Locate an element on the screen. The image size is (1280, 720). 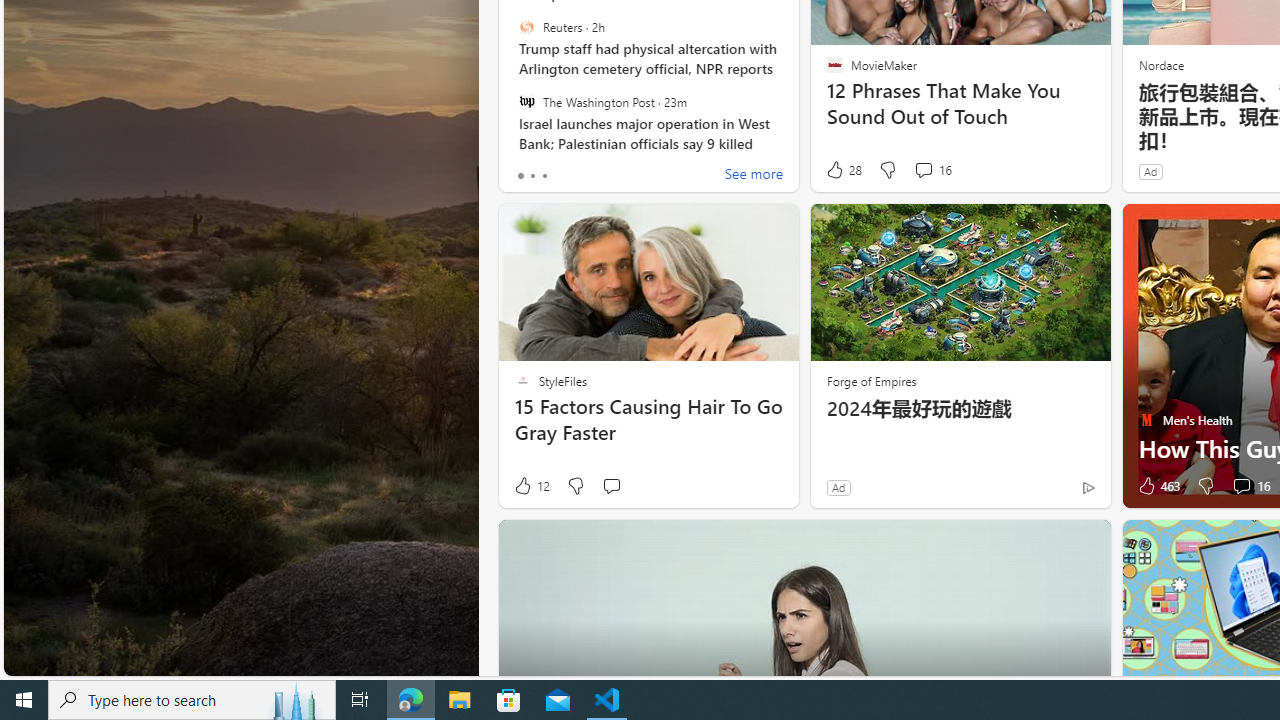
'tab-2' is located at coordinates (544, 175).